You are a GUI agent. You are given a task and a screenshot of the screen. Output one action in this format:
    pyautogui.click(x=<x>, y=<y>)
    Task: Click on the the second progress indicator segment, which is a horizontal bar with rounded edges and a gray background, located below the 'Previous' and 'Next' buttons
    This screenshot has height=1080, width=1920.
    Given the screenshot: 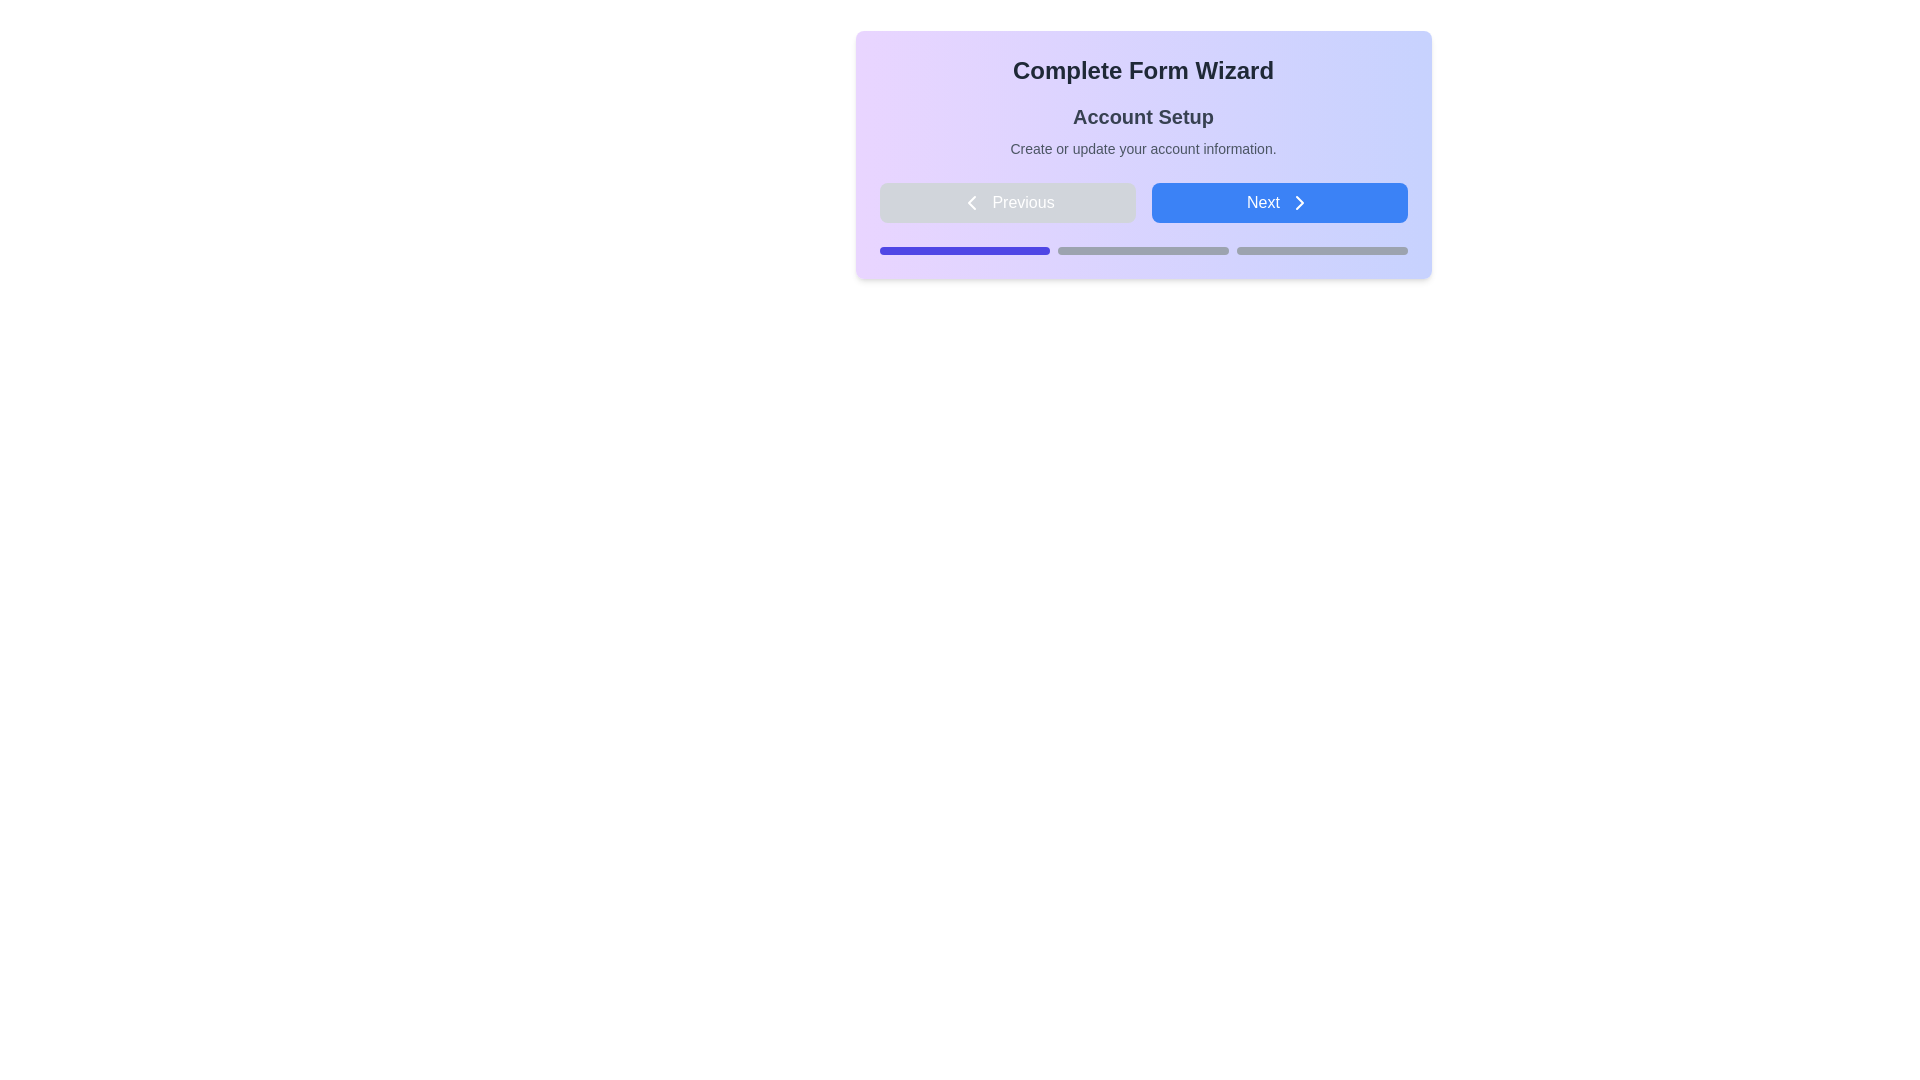 What is the action you would take?
    pyautogui.click(x=1143, y=249)
    